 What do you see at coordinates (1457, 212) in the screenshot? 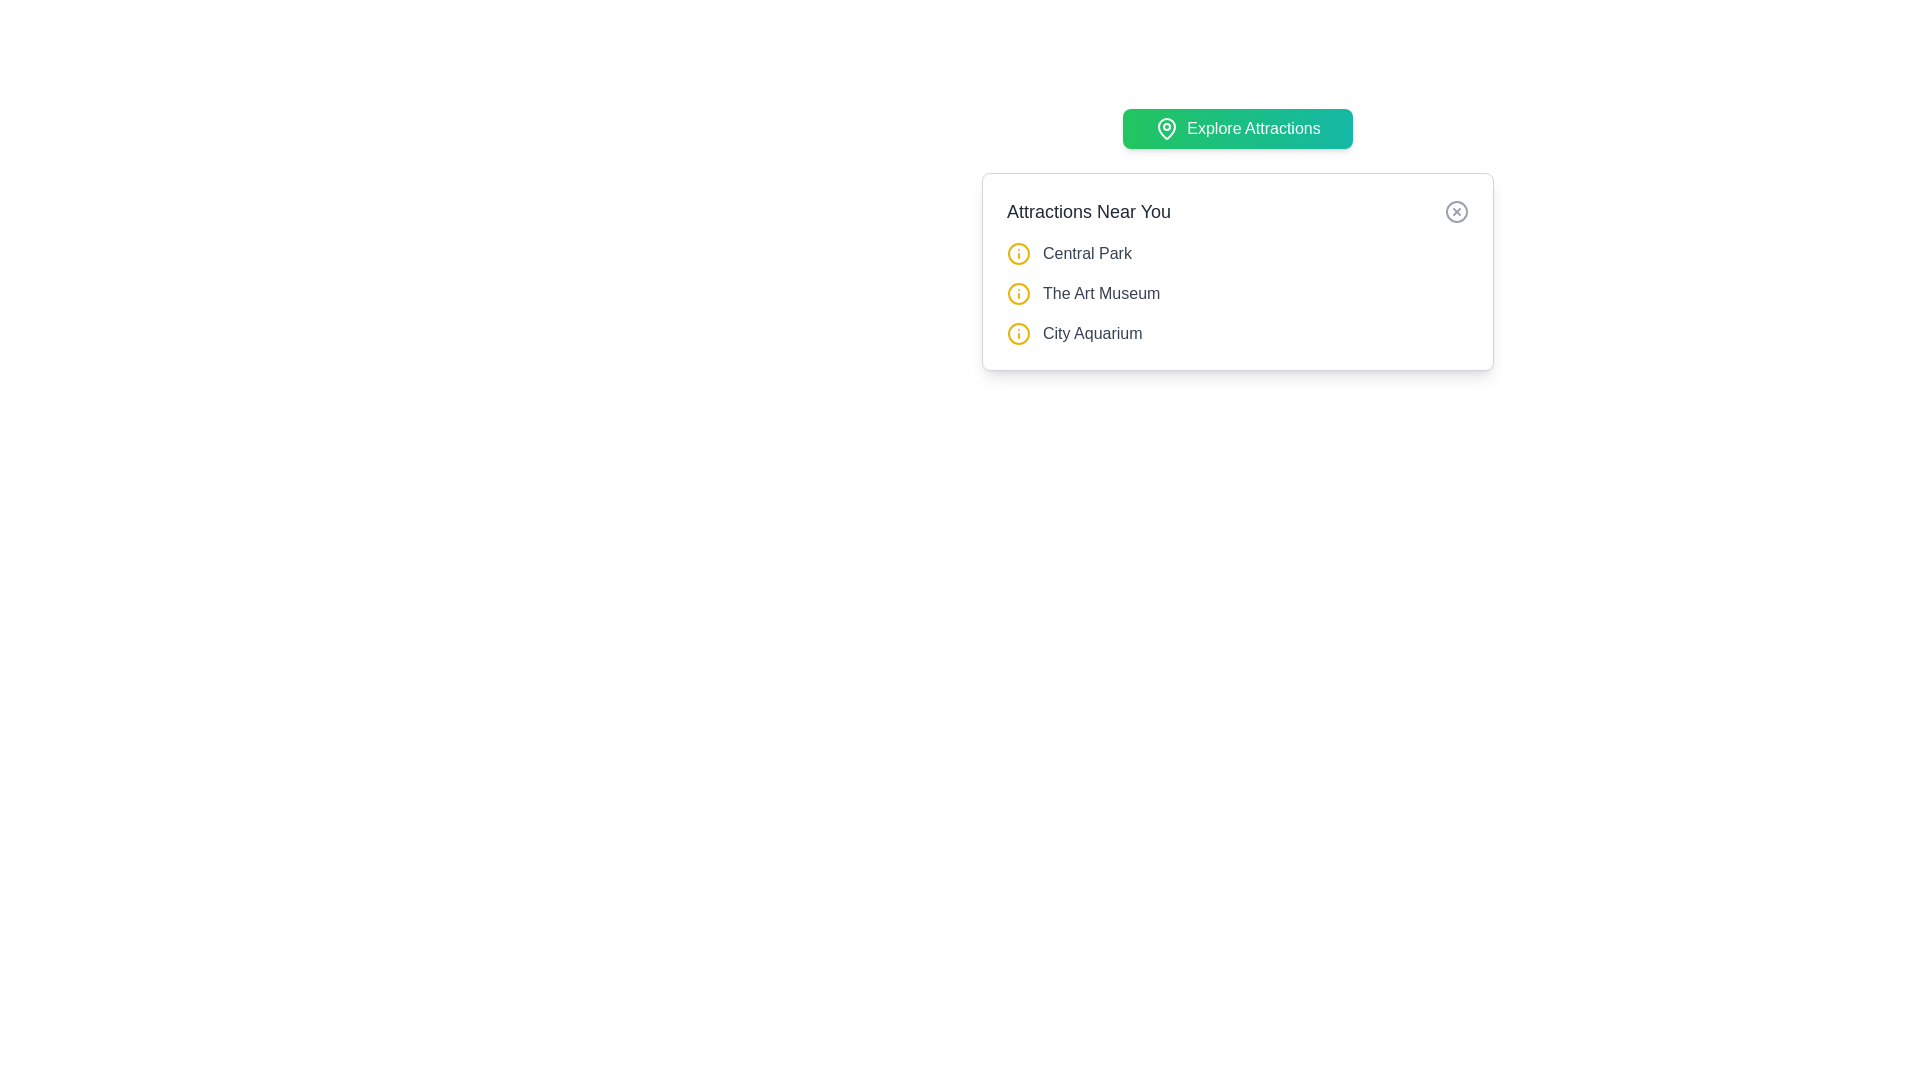
I see `the close icon button located in the top-right corner of the 'Attractions Near You' card` at bounding box center [1457, 212].